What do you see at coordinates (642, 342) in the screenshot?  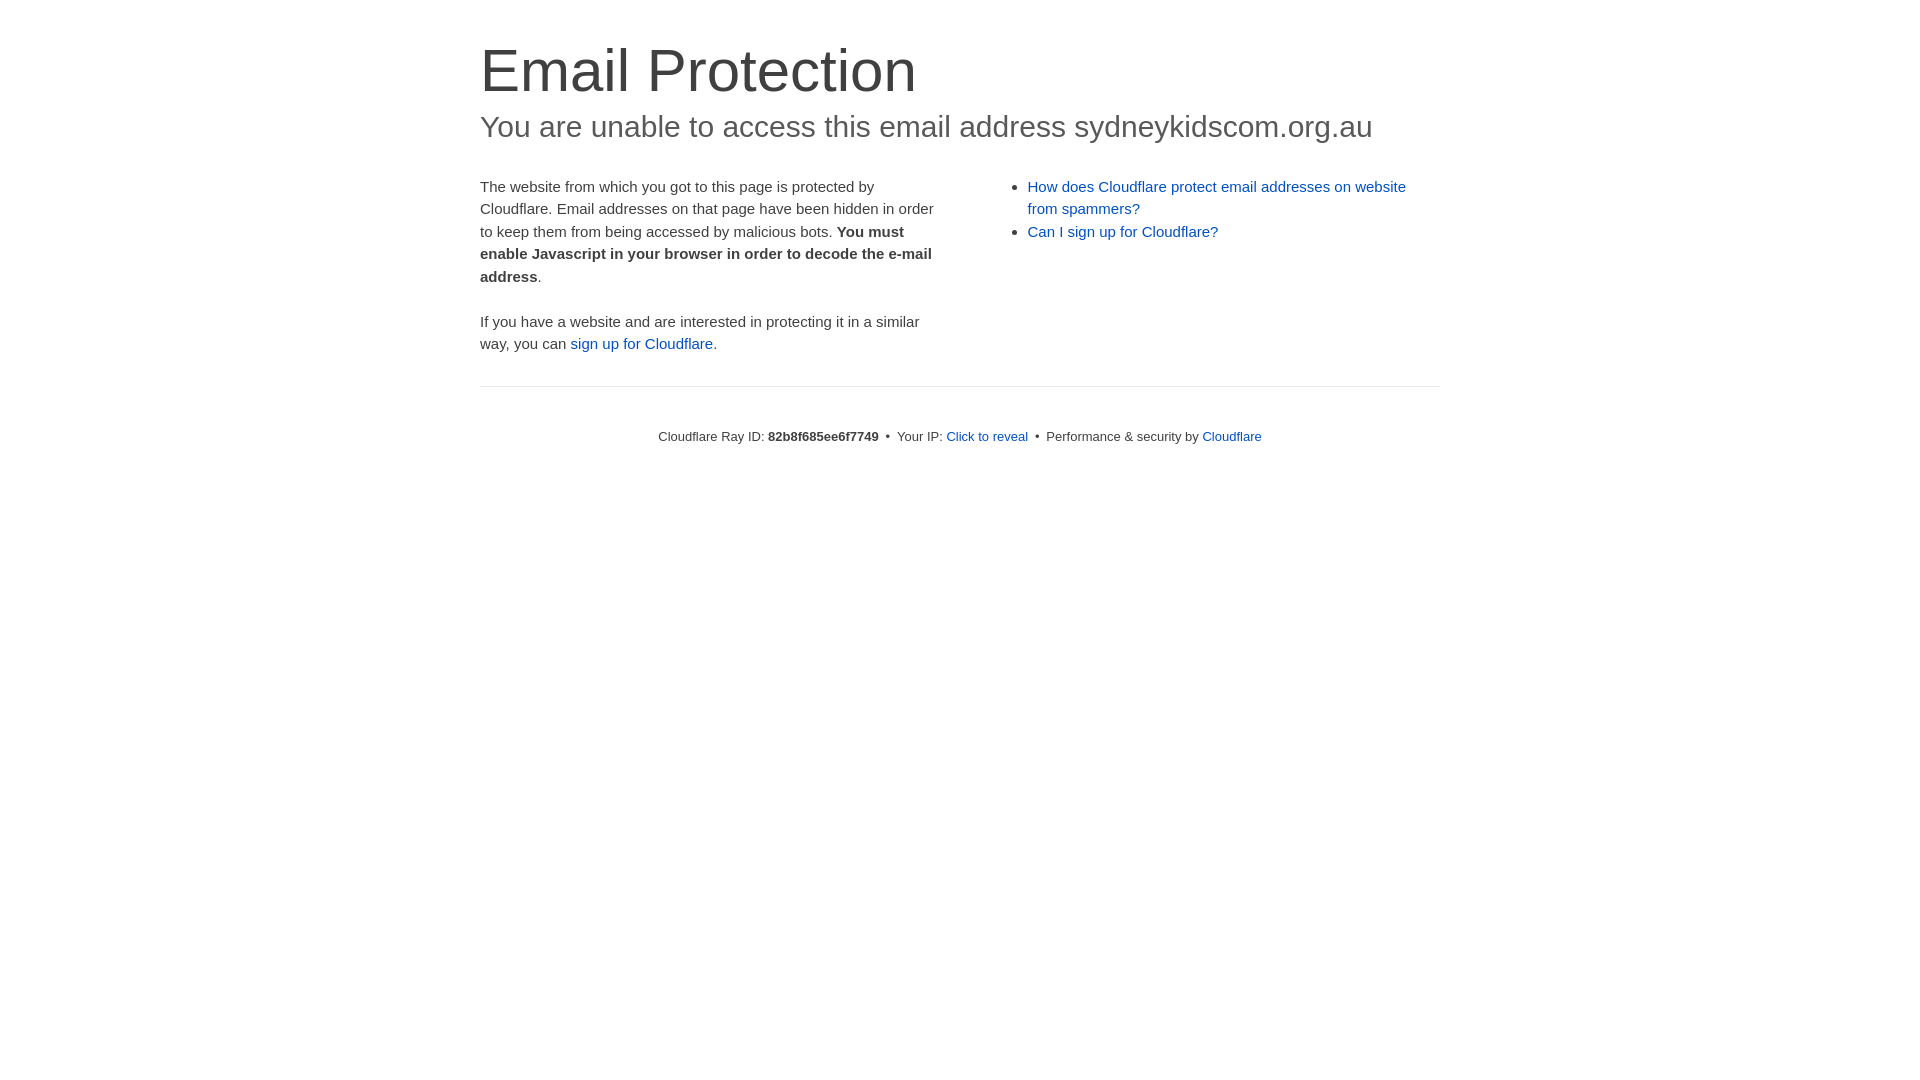 I see `'sign up for Cloudflare'` at bounding box center [642, 342].